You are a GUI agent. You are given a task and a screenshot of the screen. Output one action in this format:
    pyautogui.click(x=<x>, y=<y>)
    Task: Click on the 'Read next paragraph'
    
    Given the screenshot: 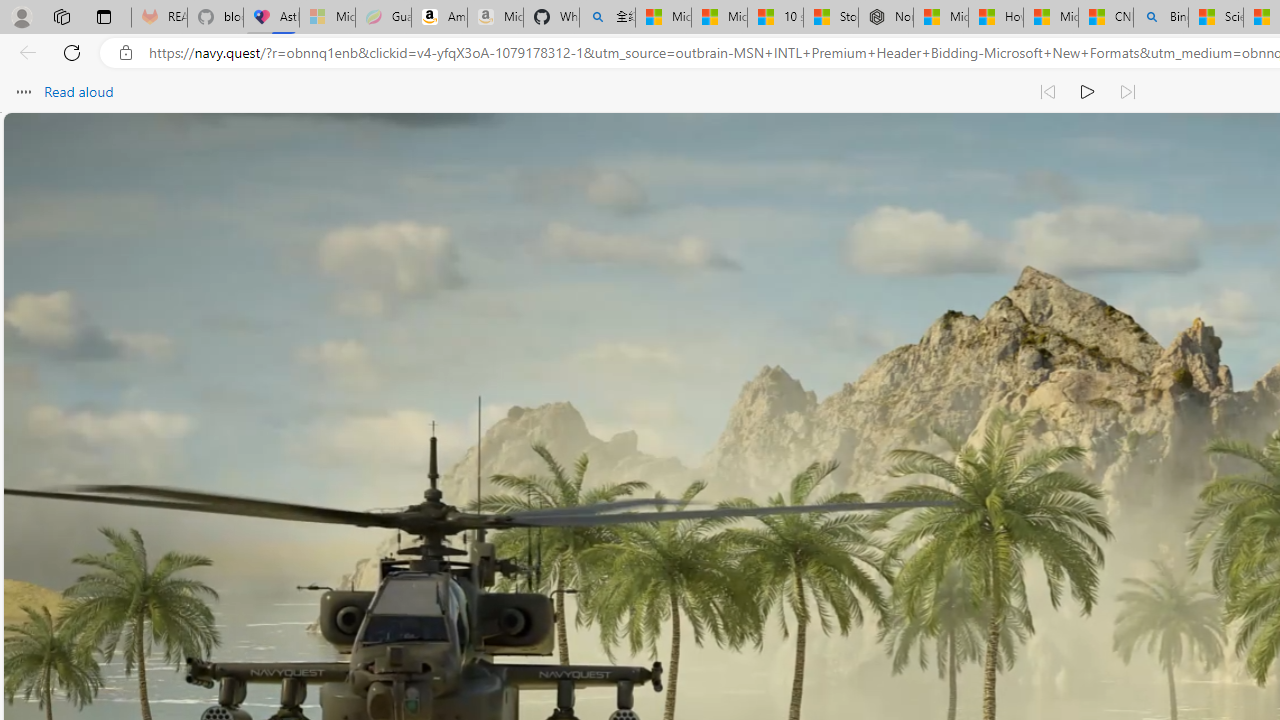 What is the action you would take?
    pyautogui.click(x=1128, y=92)
    